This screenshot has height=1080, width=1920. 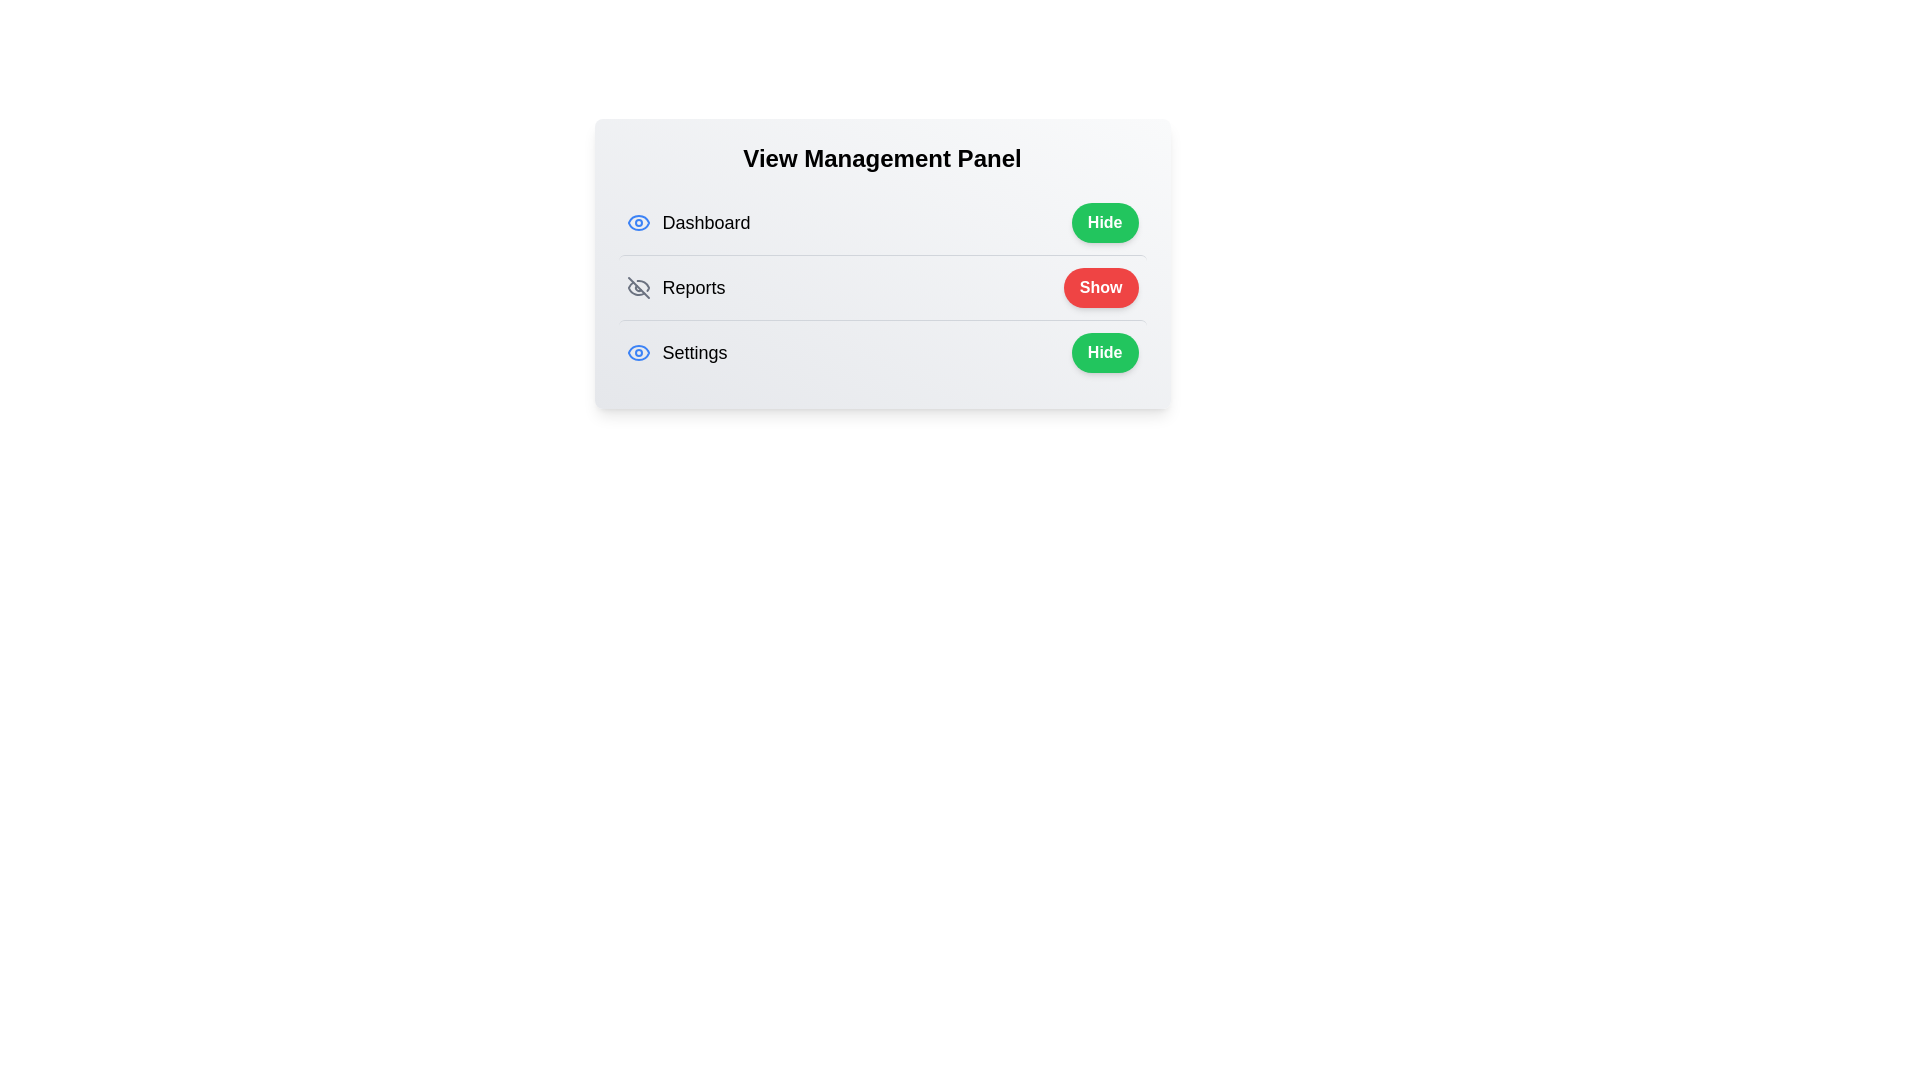 What do you see at coordinates (1104, 352) in the screenshot?
I see `the toggle button for Settings to change its visibility` at bounding box center [1104, 352].